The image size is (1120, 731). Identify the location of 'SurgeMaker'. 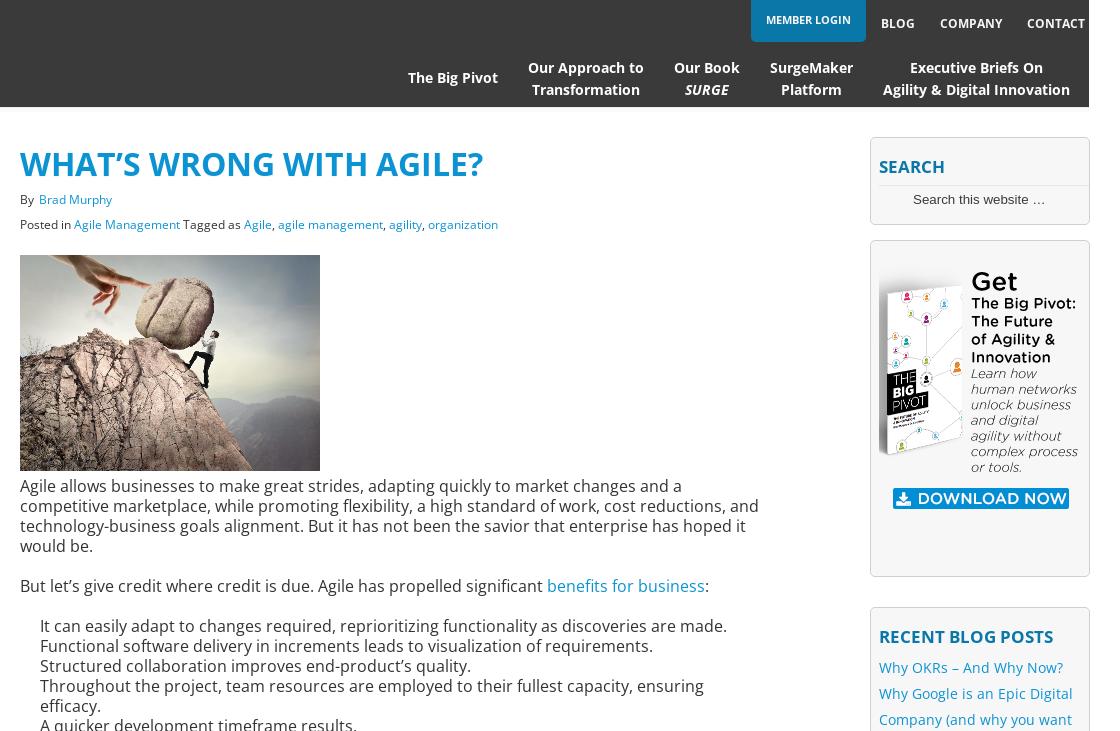
(810, 66).